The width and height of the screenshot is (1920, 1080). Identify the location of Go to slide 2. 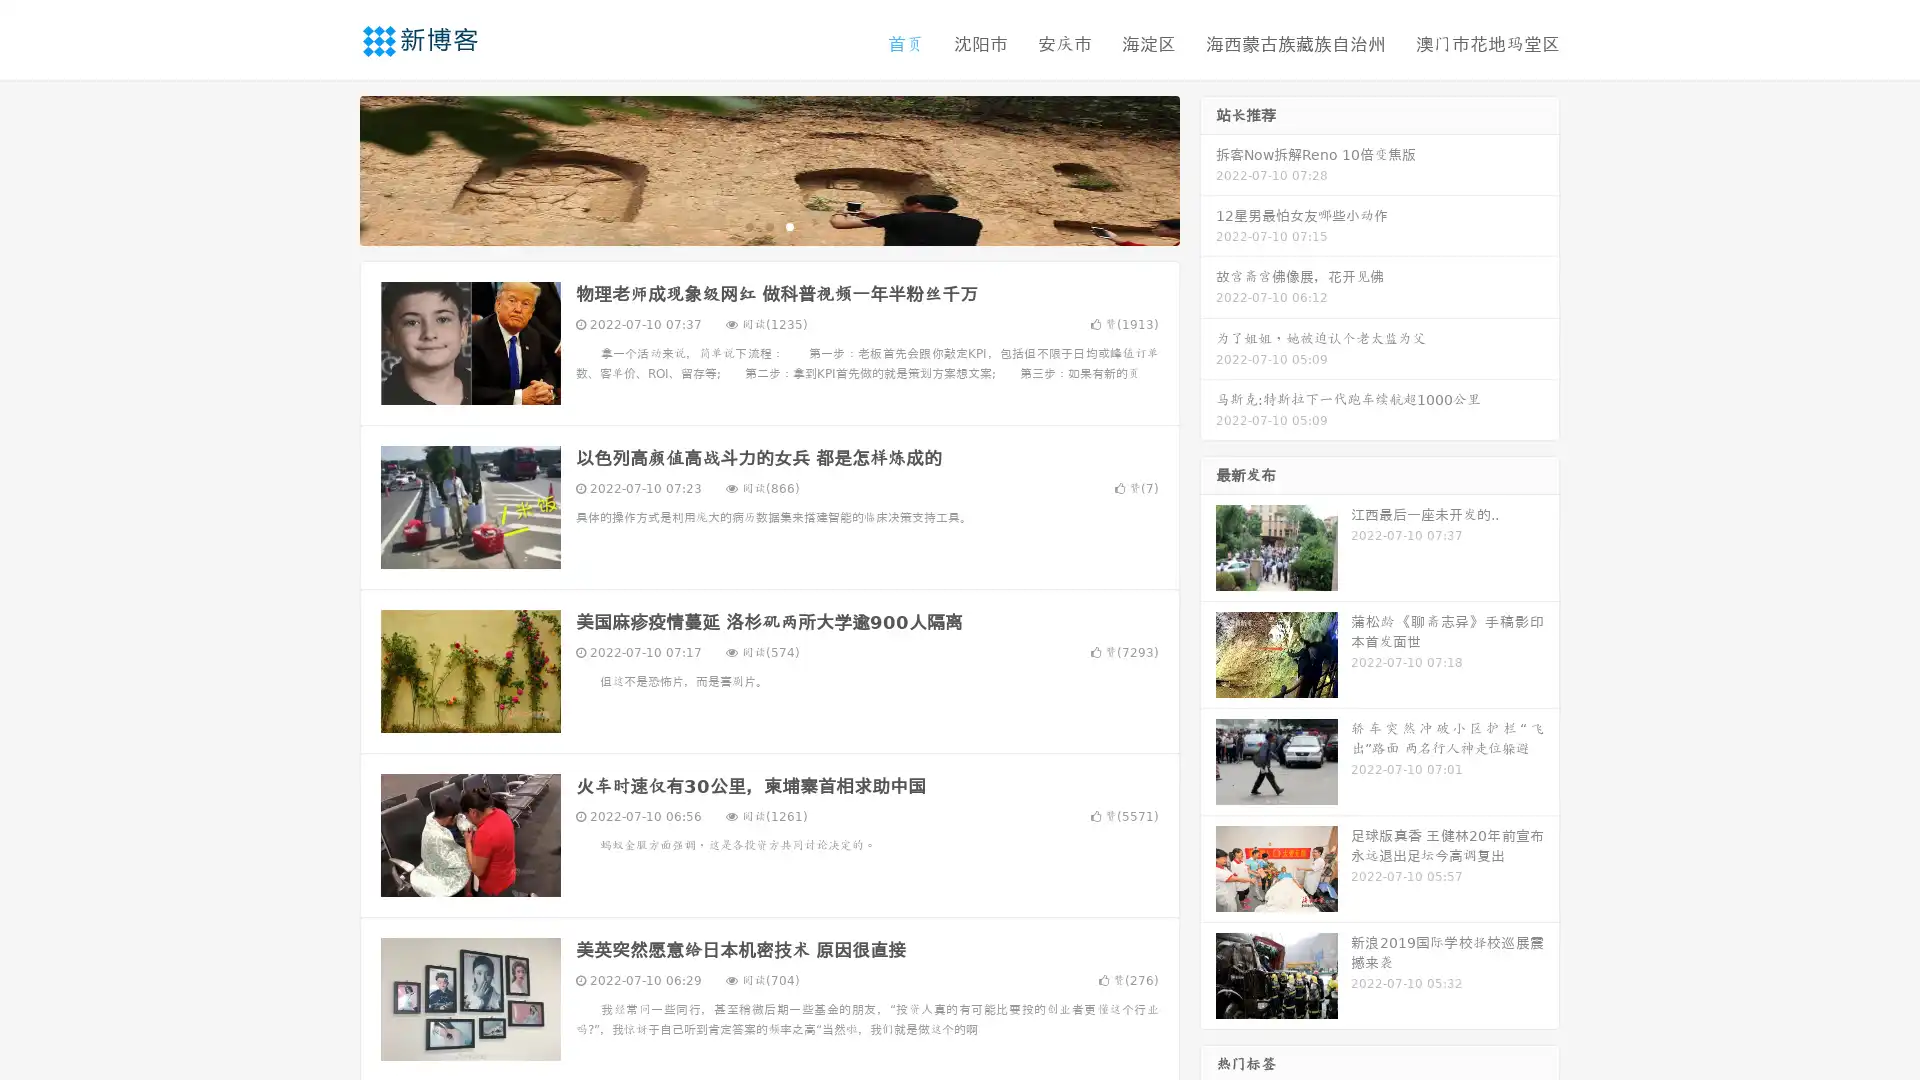
(768, 225).